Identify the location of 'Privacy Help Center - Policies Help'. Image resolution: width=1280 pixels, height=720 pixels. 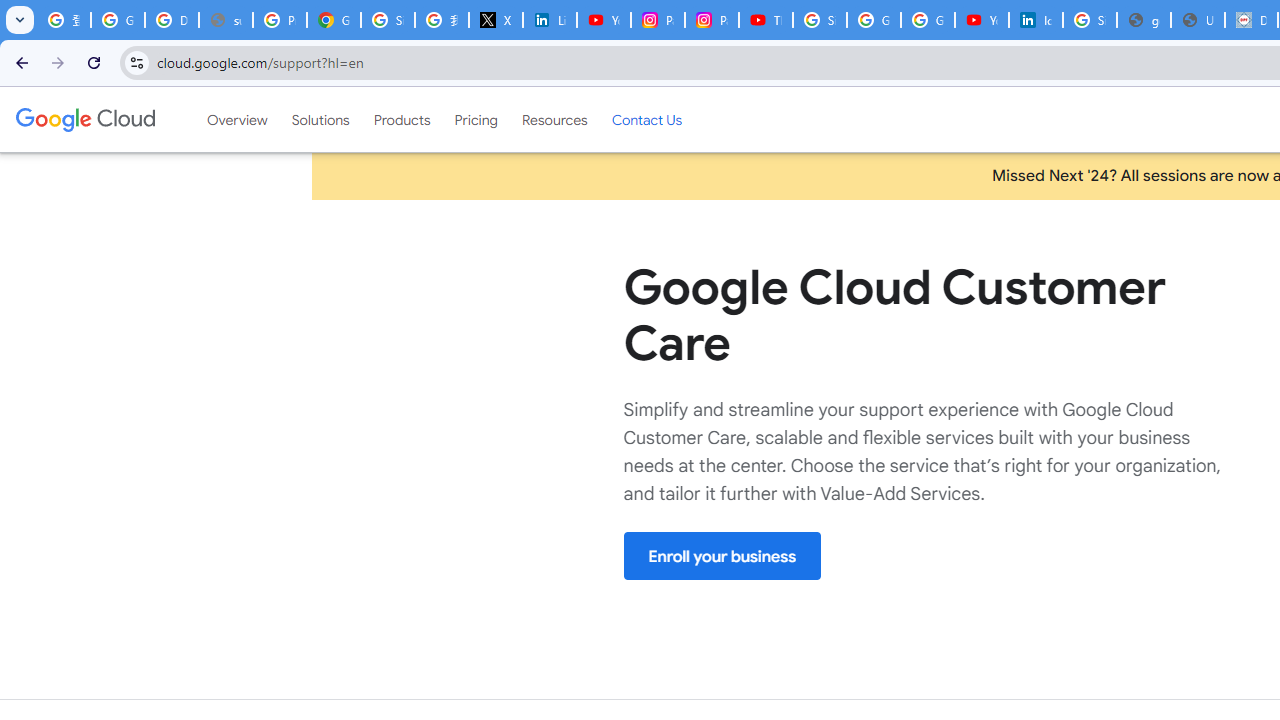
(279, 20).